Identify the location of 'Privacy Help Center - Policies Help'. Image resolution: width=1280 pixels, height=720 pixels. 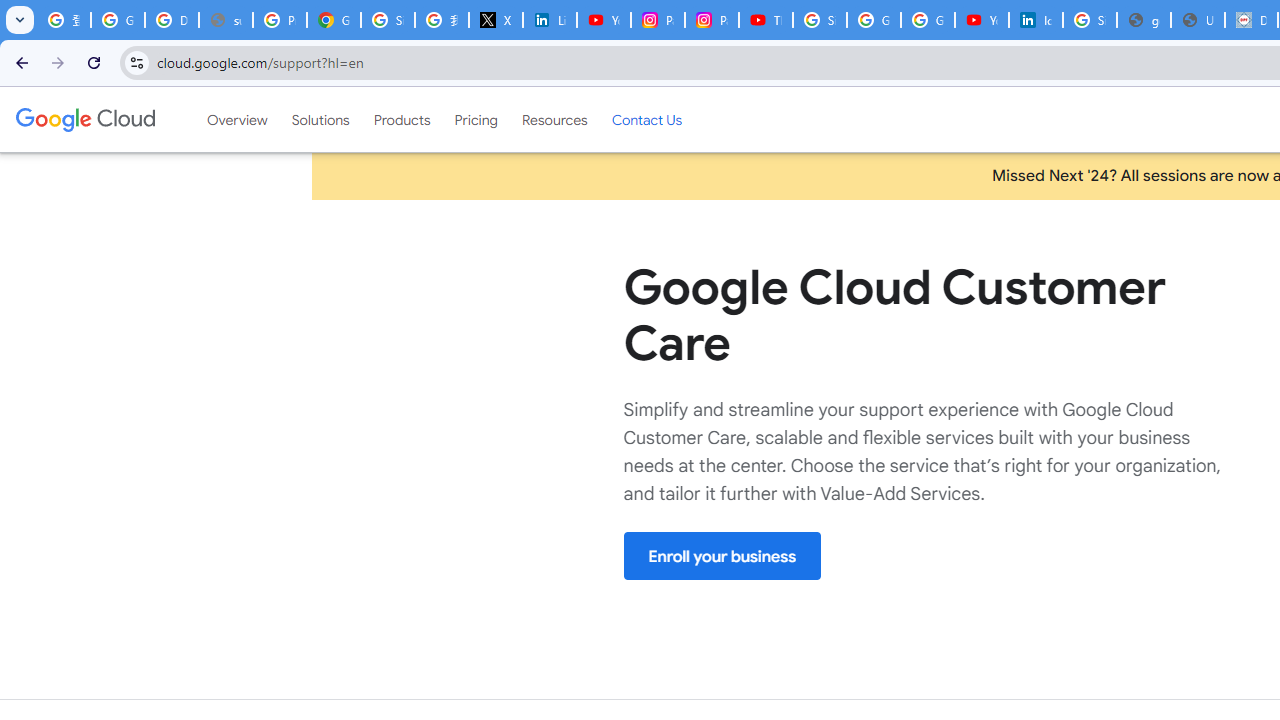
(279, 20).